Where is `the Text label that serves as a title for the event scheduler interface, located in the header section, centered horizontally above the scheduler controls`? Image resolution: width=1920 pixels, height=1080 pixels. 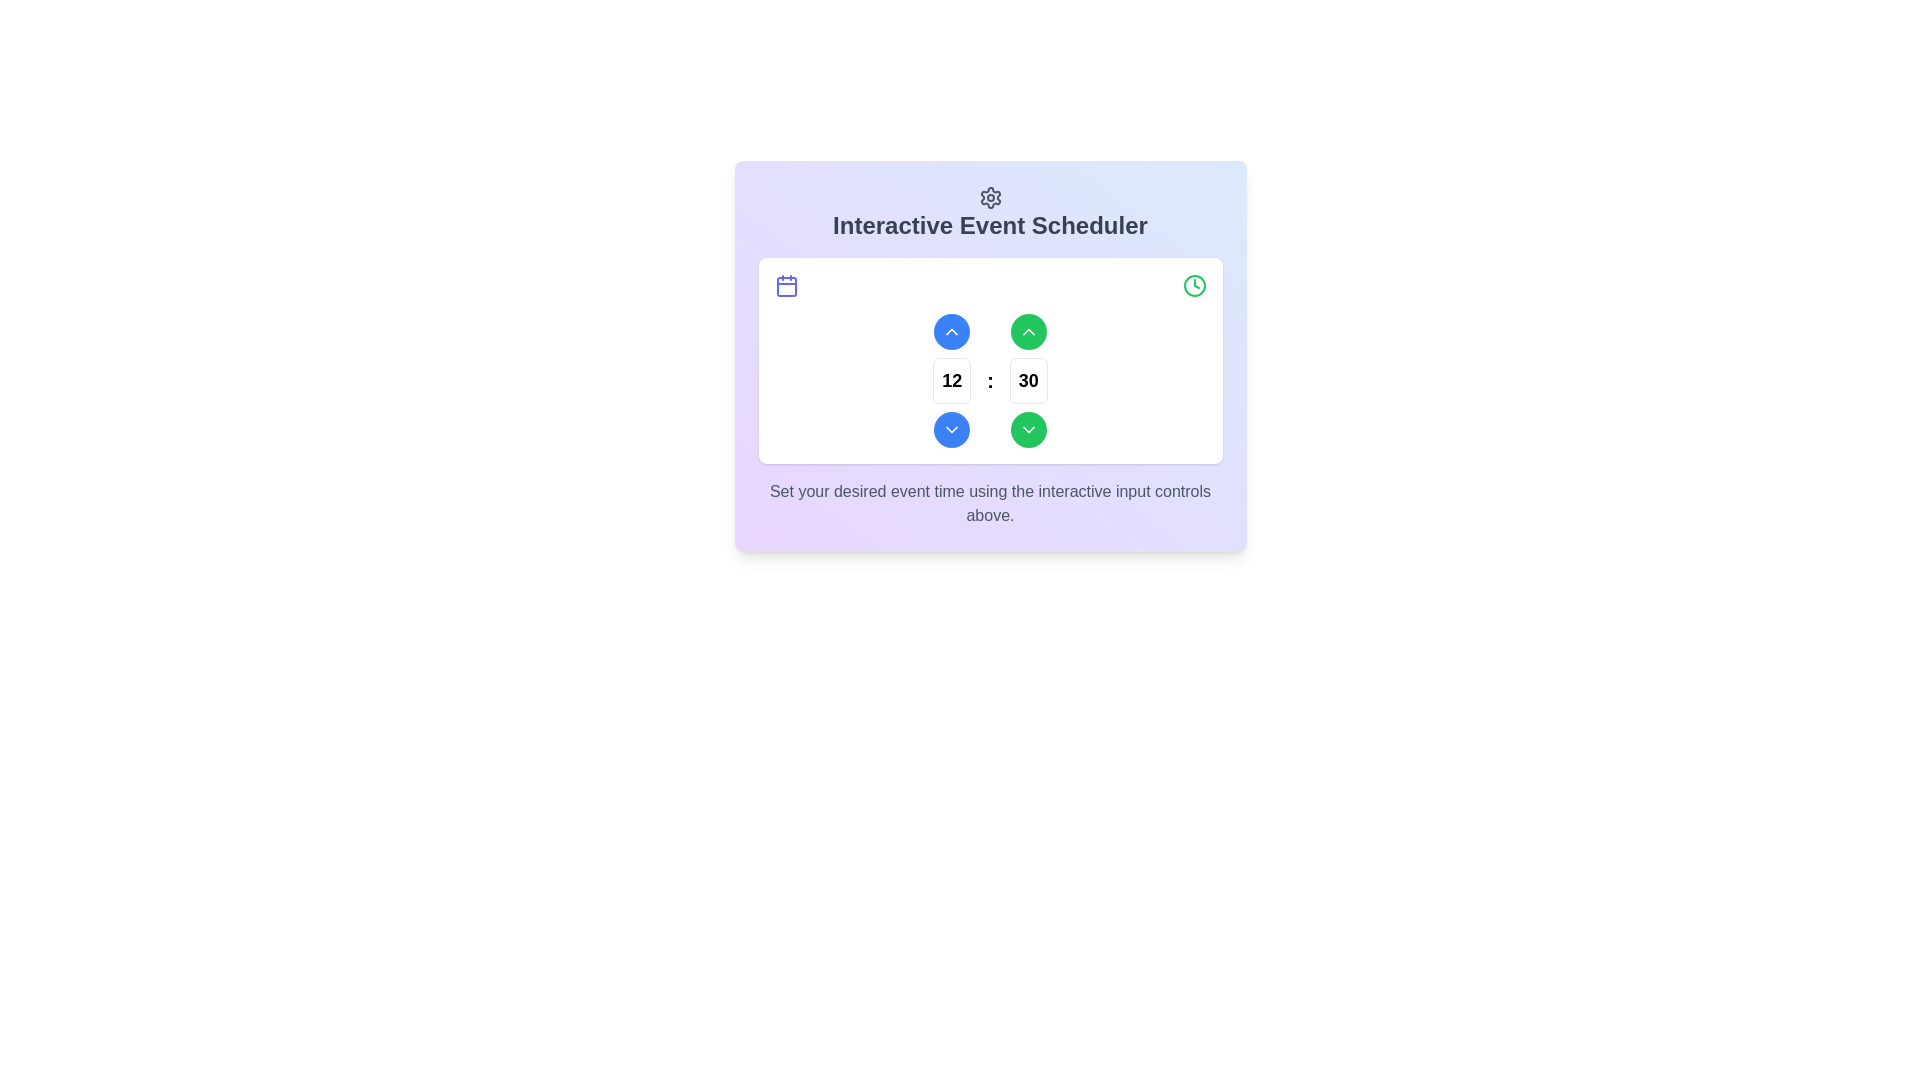 the Text label that serves as a title for the event scheduler interface, located in the header section, centered horizontally above the scheduler controls is located at coordinates (990, 225).